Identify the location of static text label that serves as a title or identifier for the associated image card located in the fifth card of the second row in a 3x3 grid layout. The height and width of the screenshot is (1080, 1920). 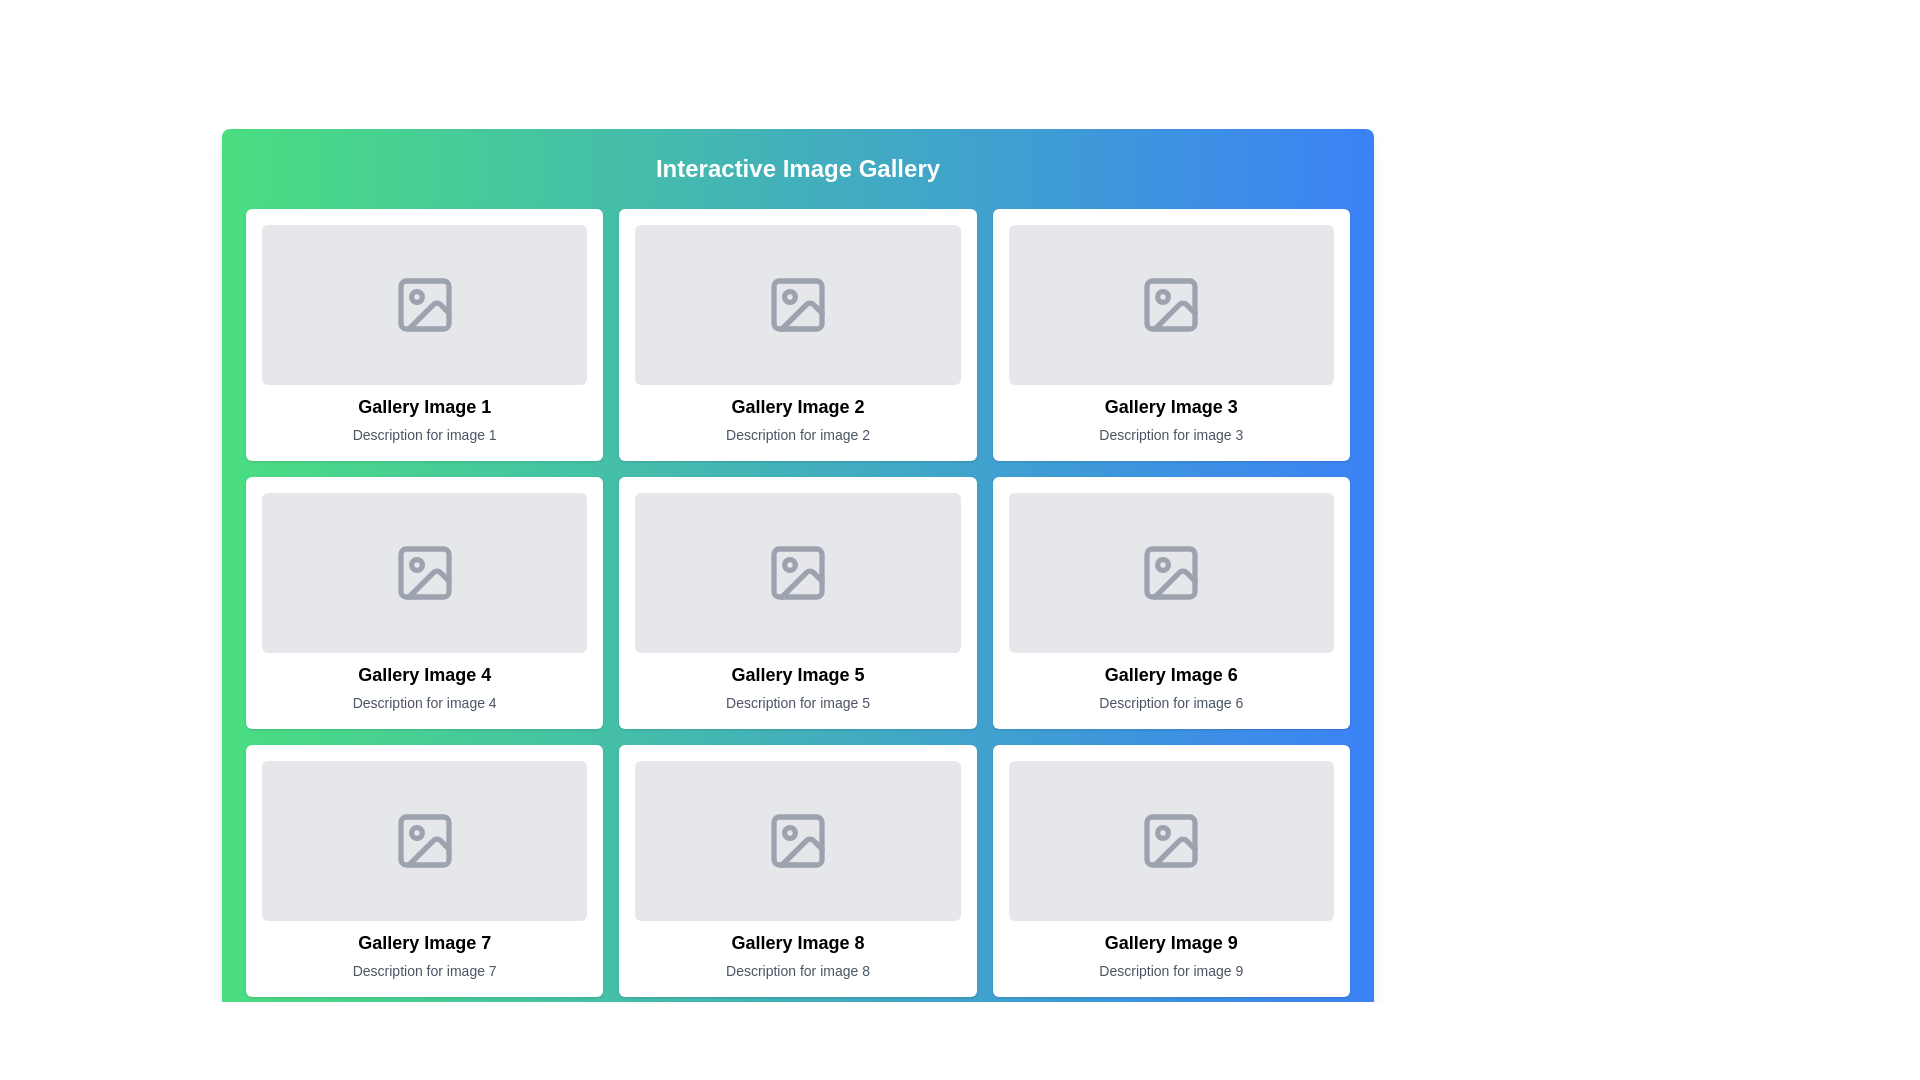
(796, 675).